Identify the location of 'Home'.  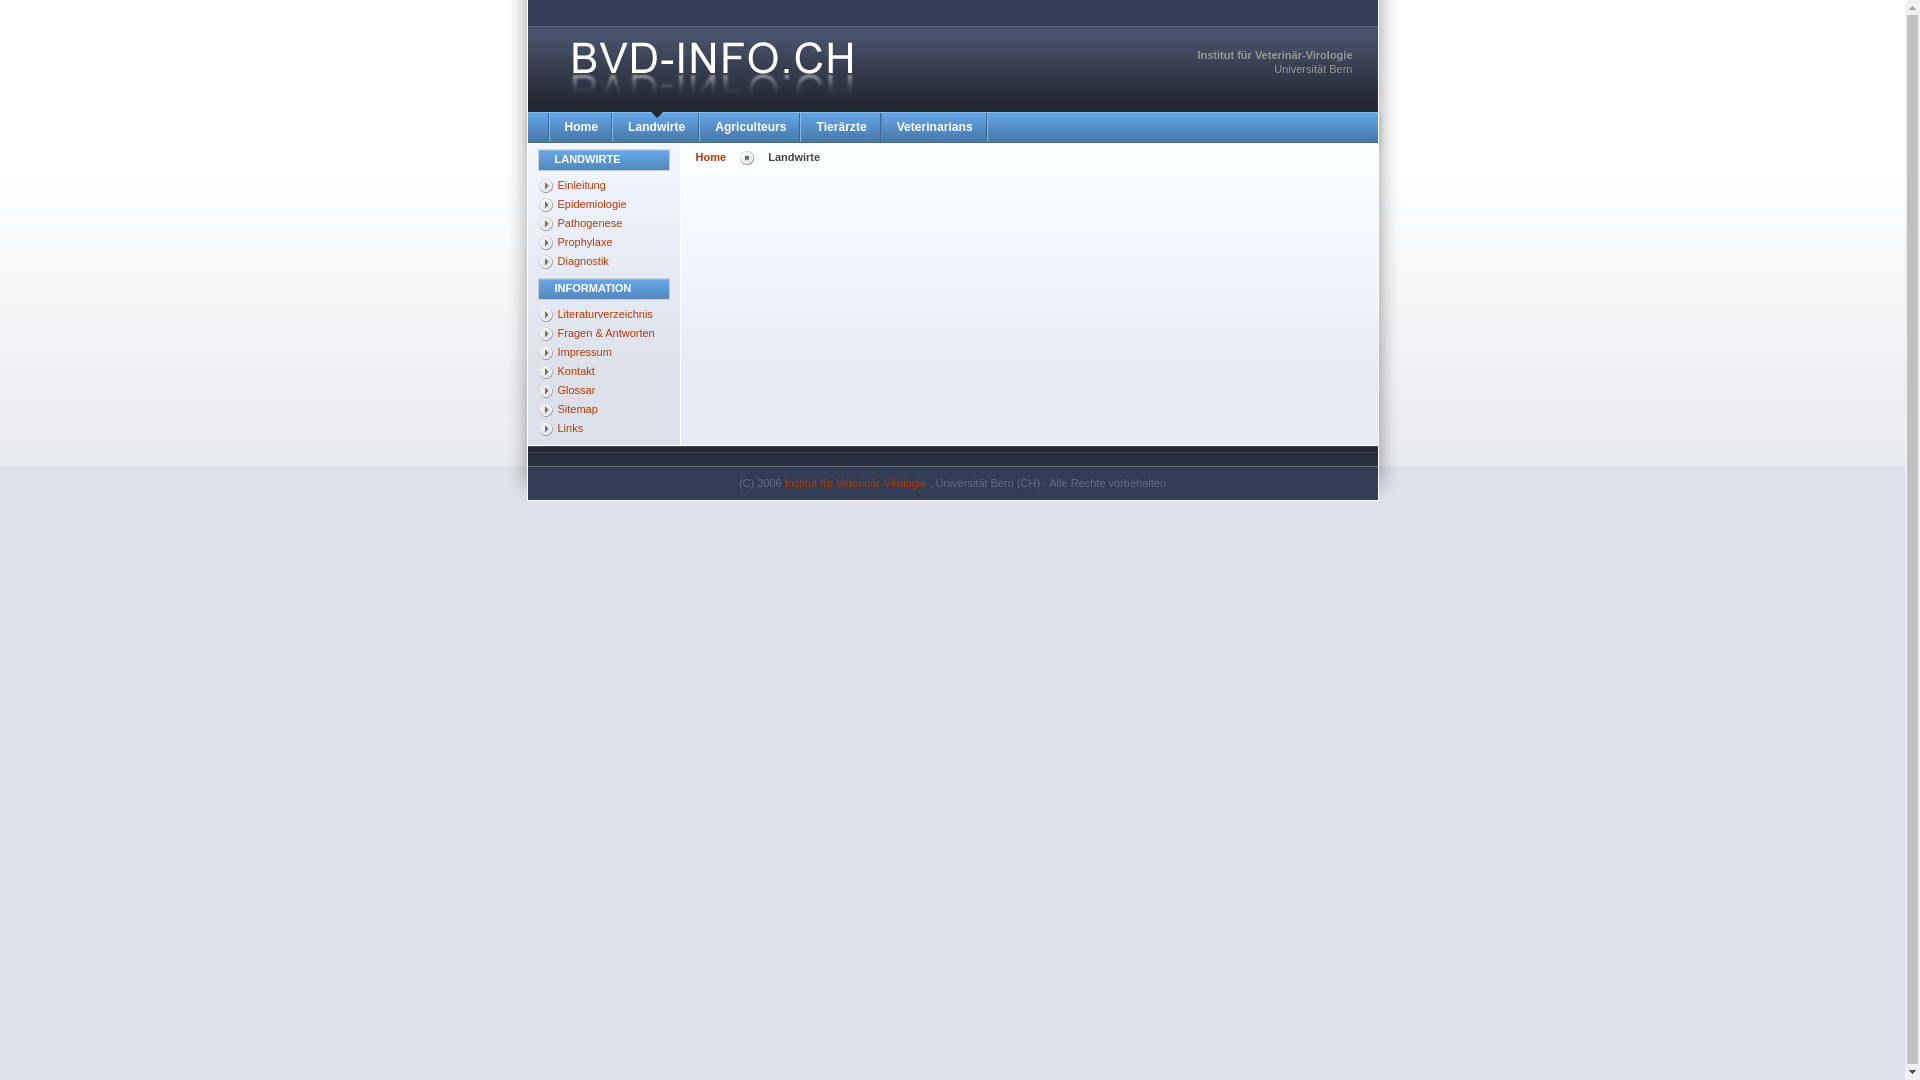
(580, 127).